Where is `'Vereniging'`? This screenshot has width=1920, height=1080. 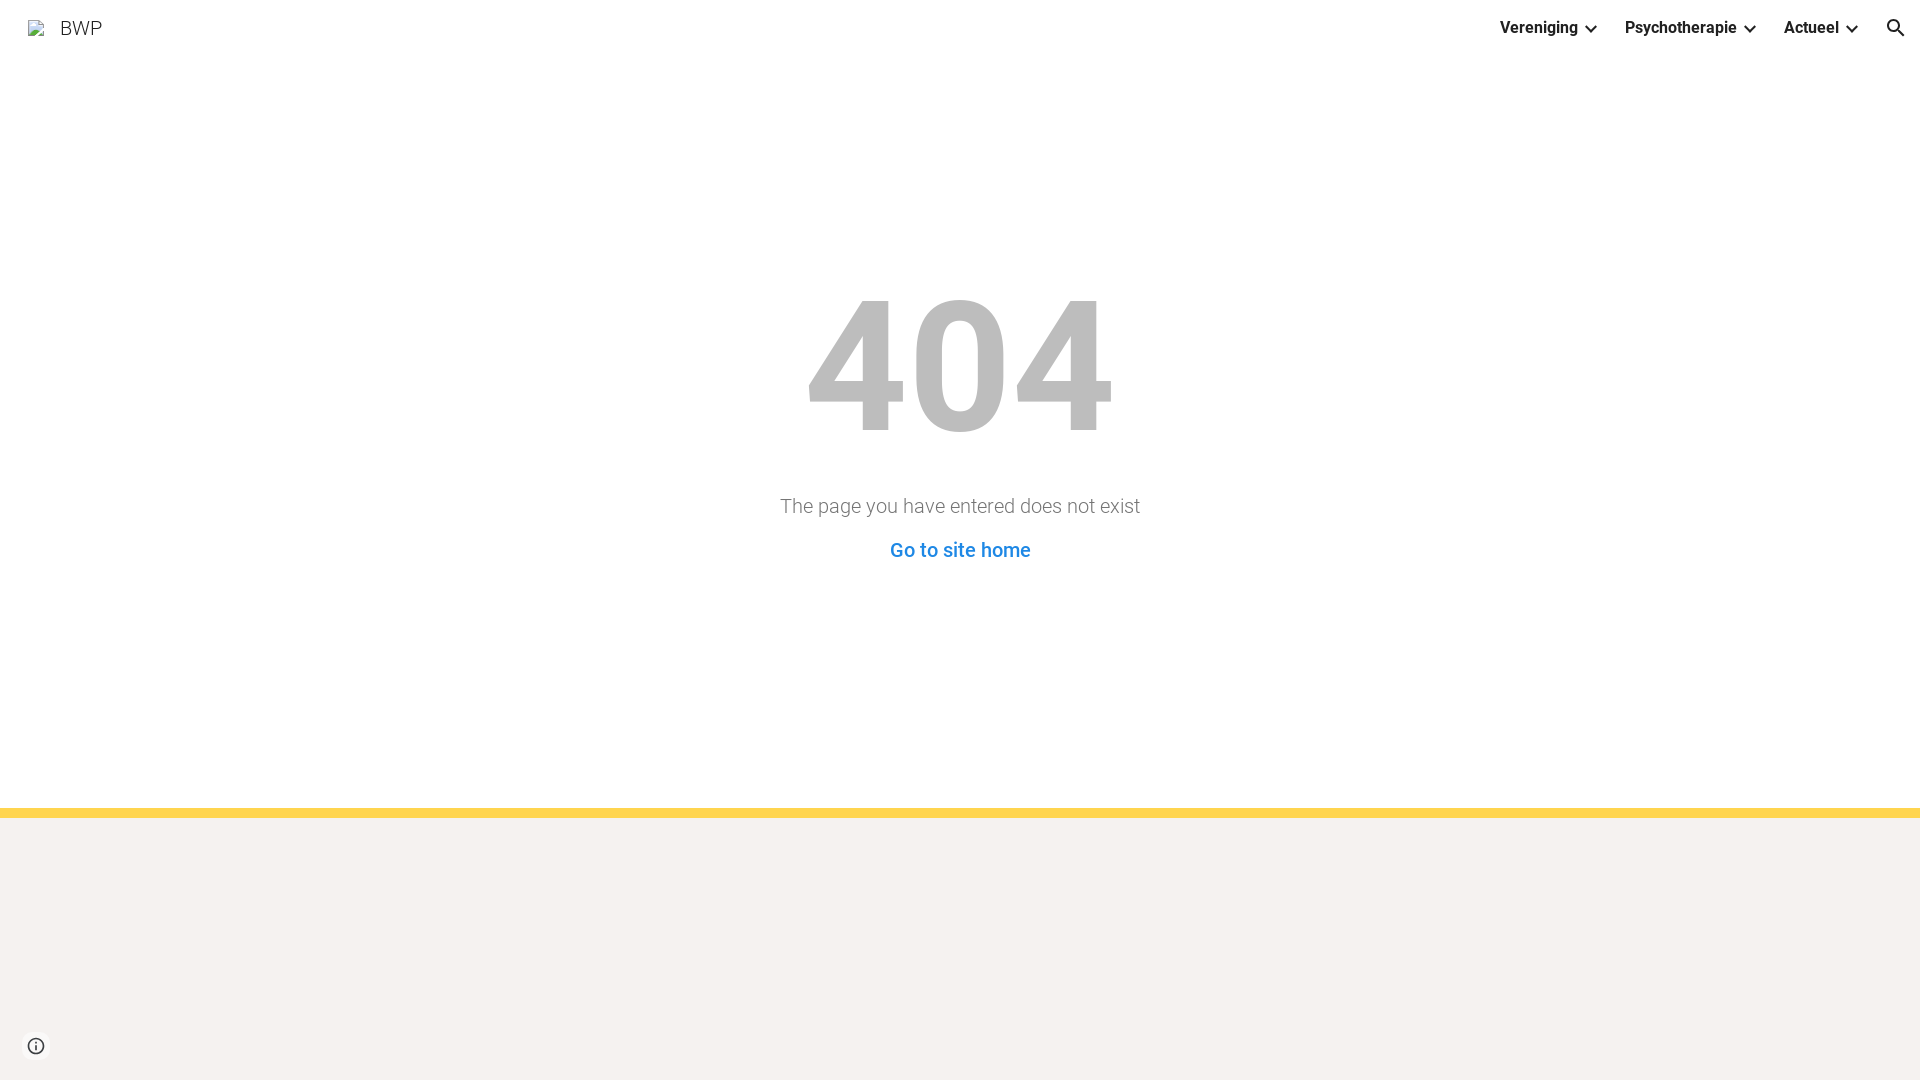 'Vereniging' is located at coordinates (1538, 27).